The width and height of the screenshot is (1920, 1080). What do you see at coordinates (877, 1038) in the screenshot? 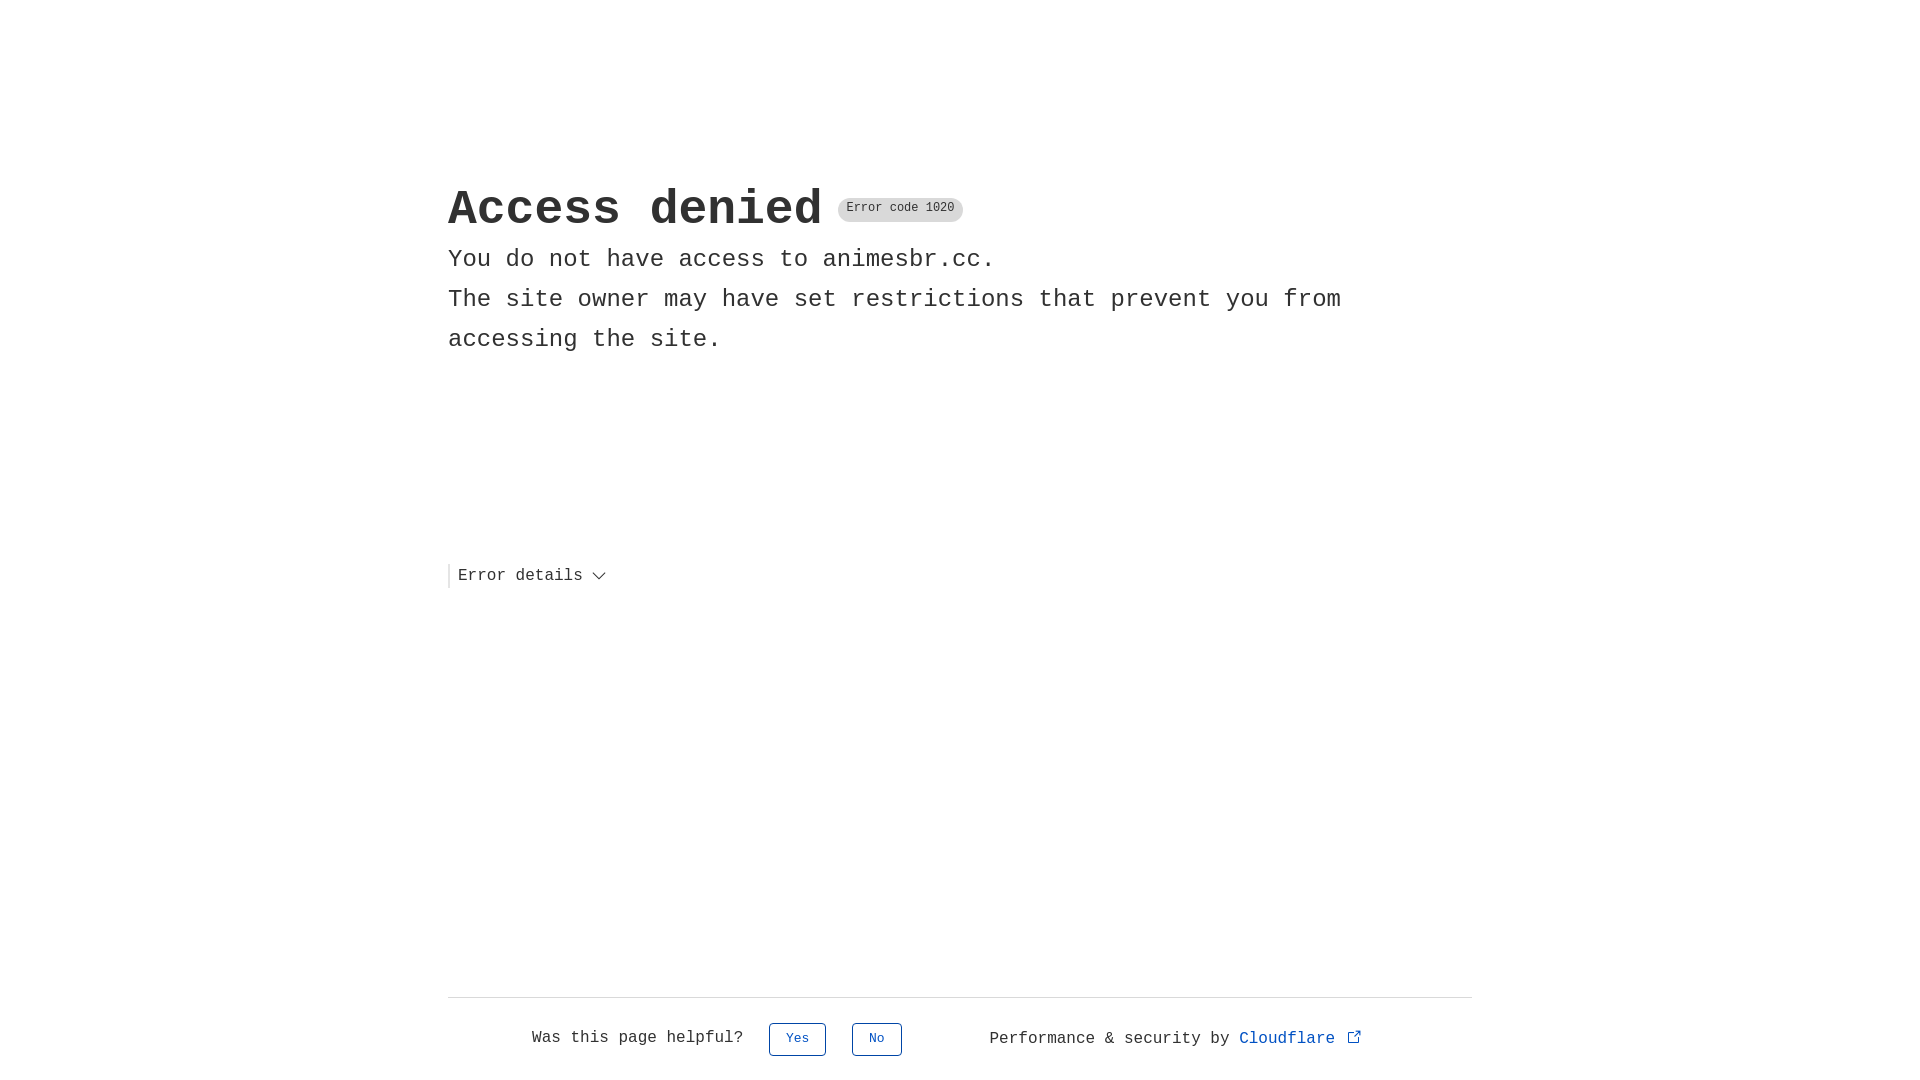
I see `'No'` at bounding box center [877, 1038].